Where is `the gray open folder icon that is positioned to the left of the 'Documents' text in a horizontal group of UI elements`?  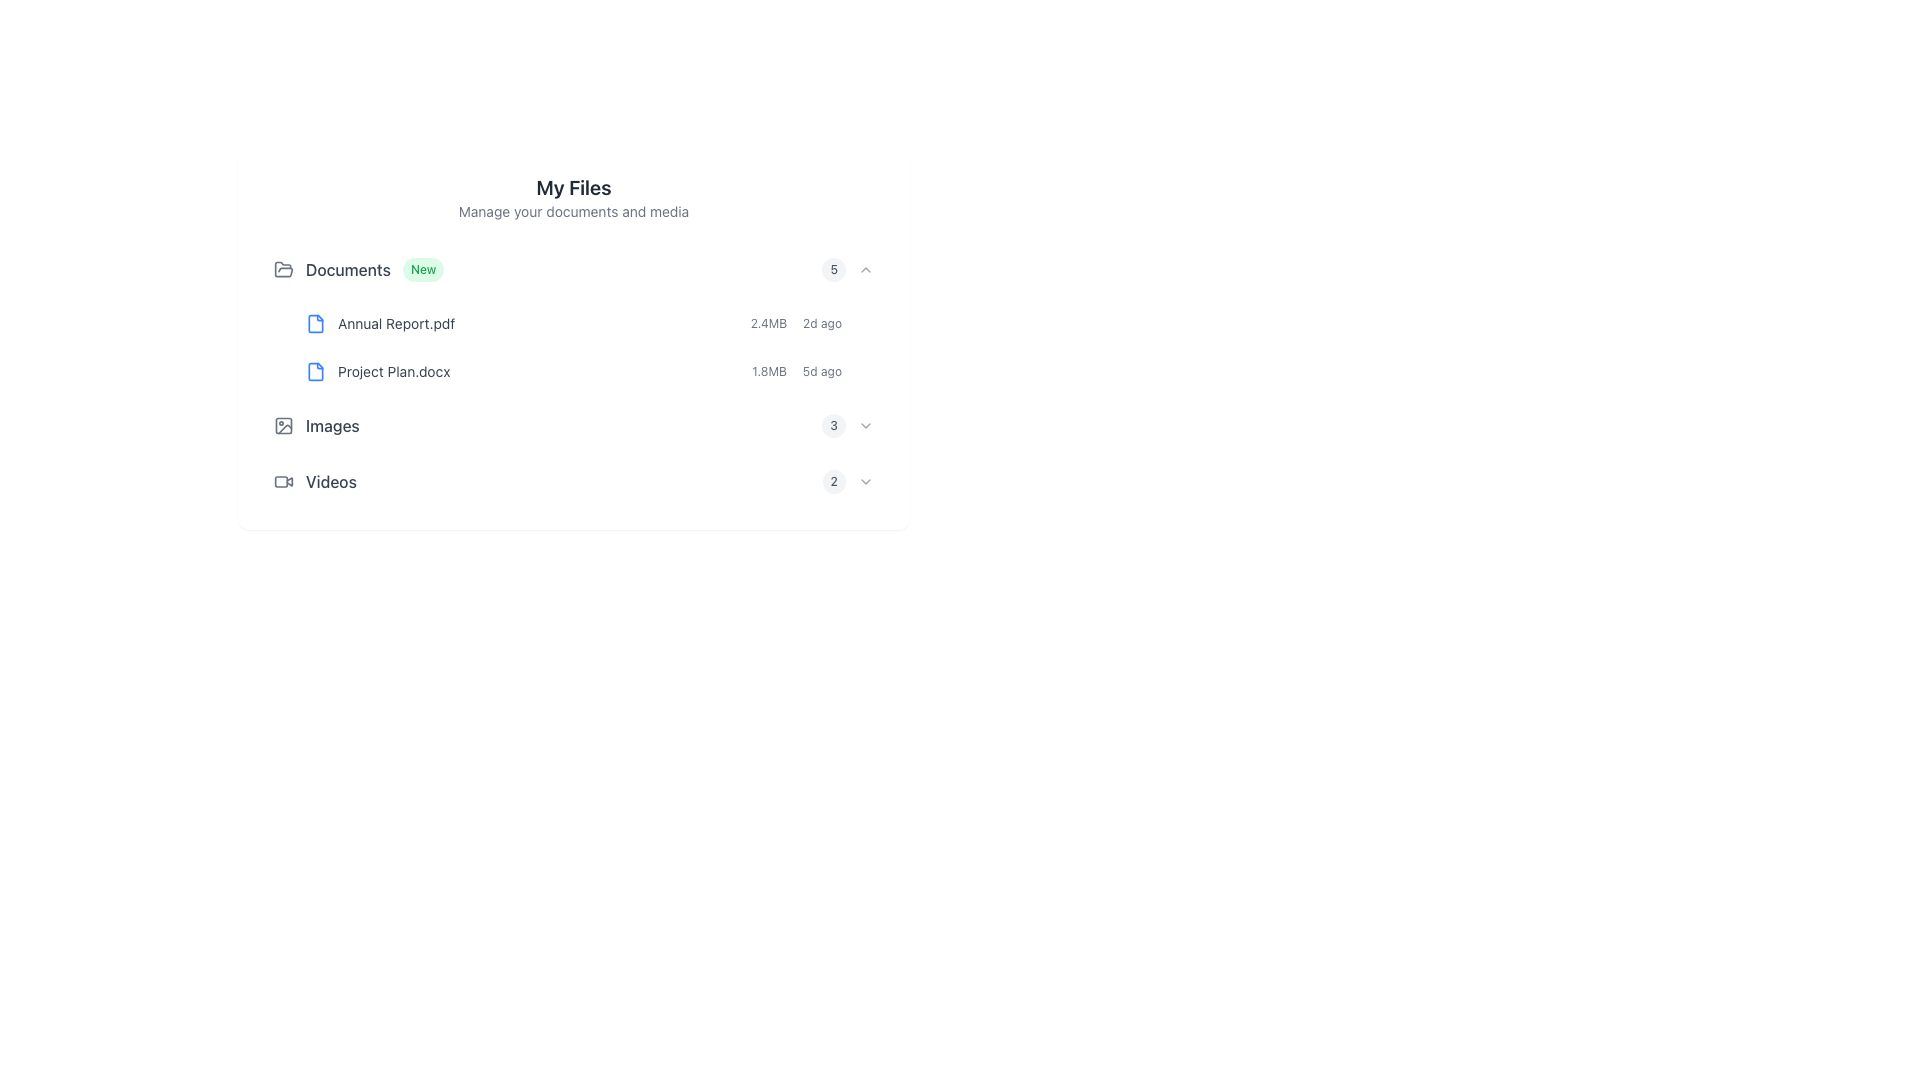 the gray open folder icon that is positioned to the left of the 'Documents' text in a horizontal group of UI elements is located at coordinates (282, 270).